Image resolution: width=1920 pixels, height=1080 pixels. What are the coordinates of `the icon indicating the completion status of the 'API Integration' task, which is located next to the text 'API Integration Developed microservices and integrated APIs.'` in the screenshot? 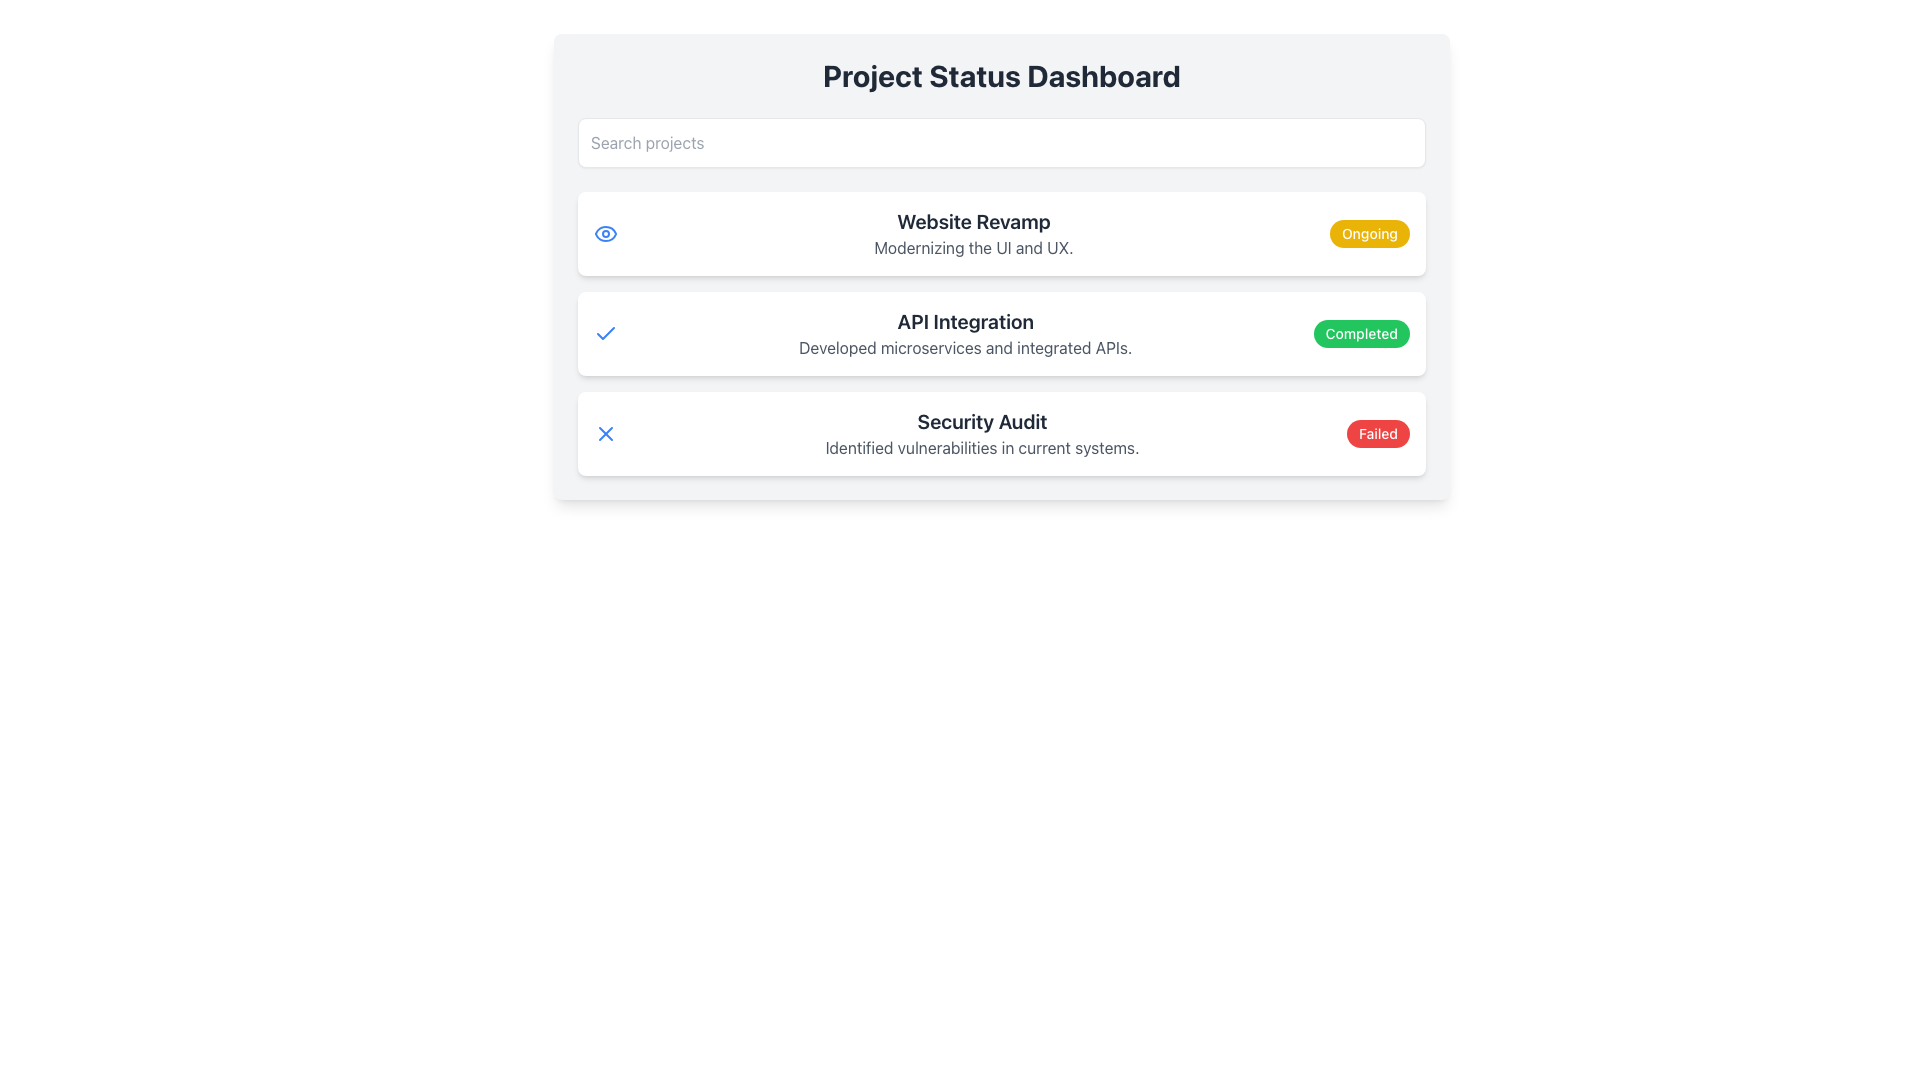 It's located at (604, 333).